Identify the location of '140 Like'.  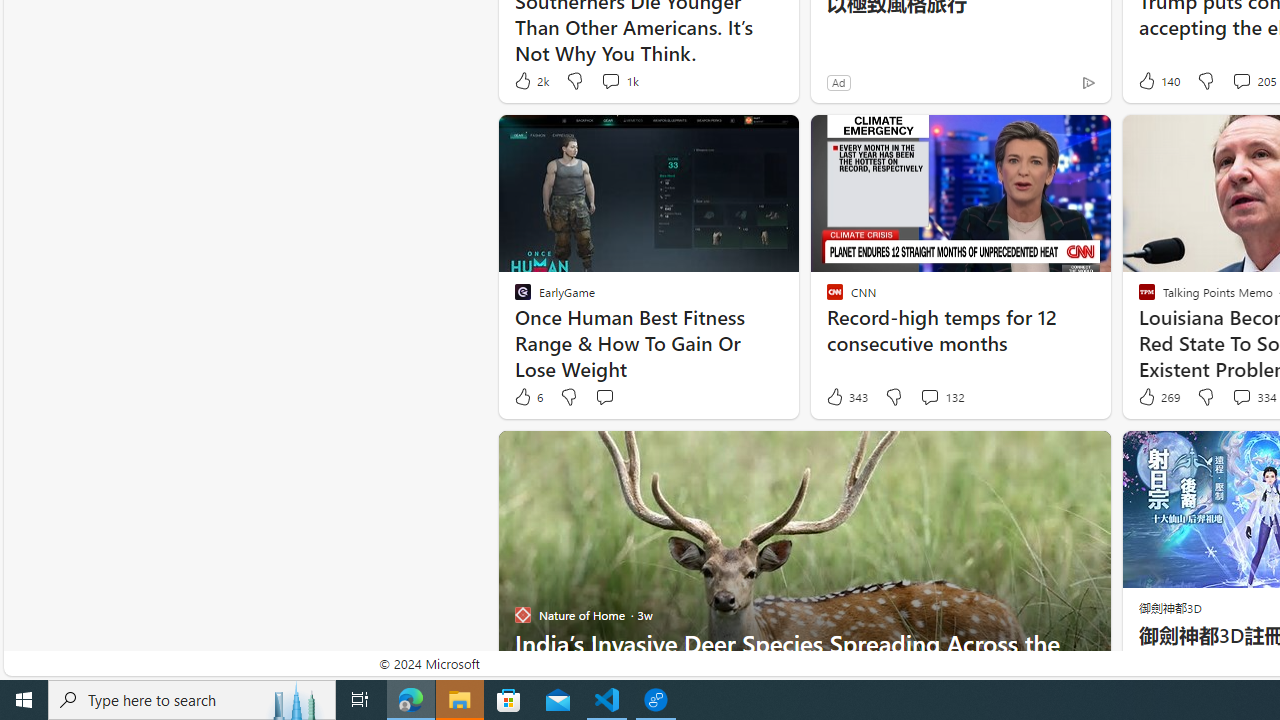
(1157, 80).